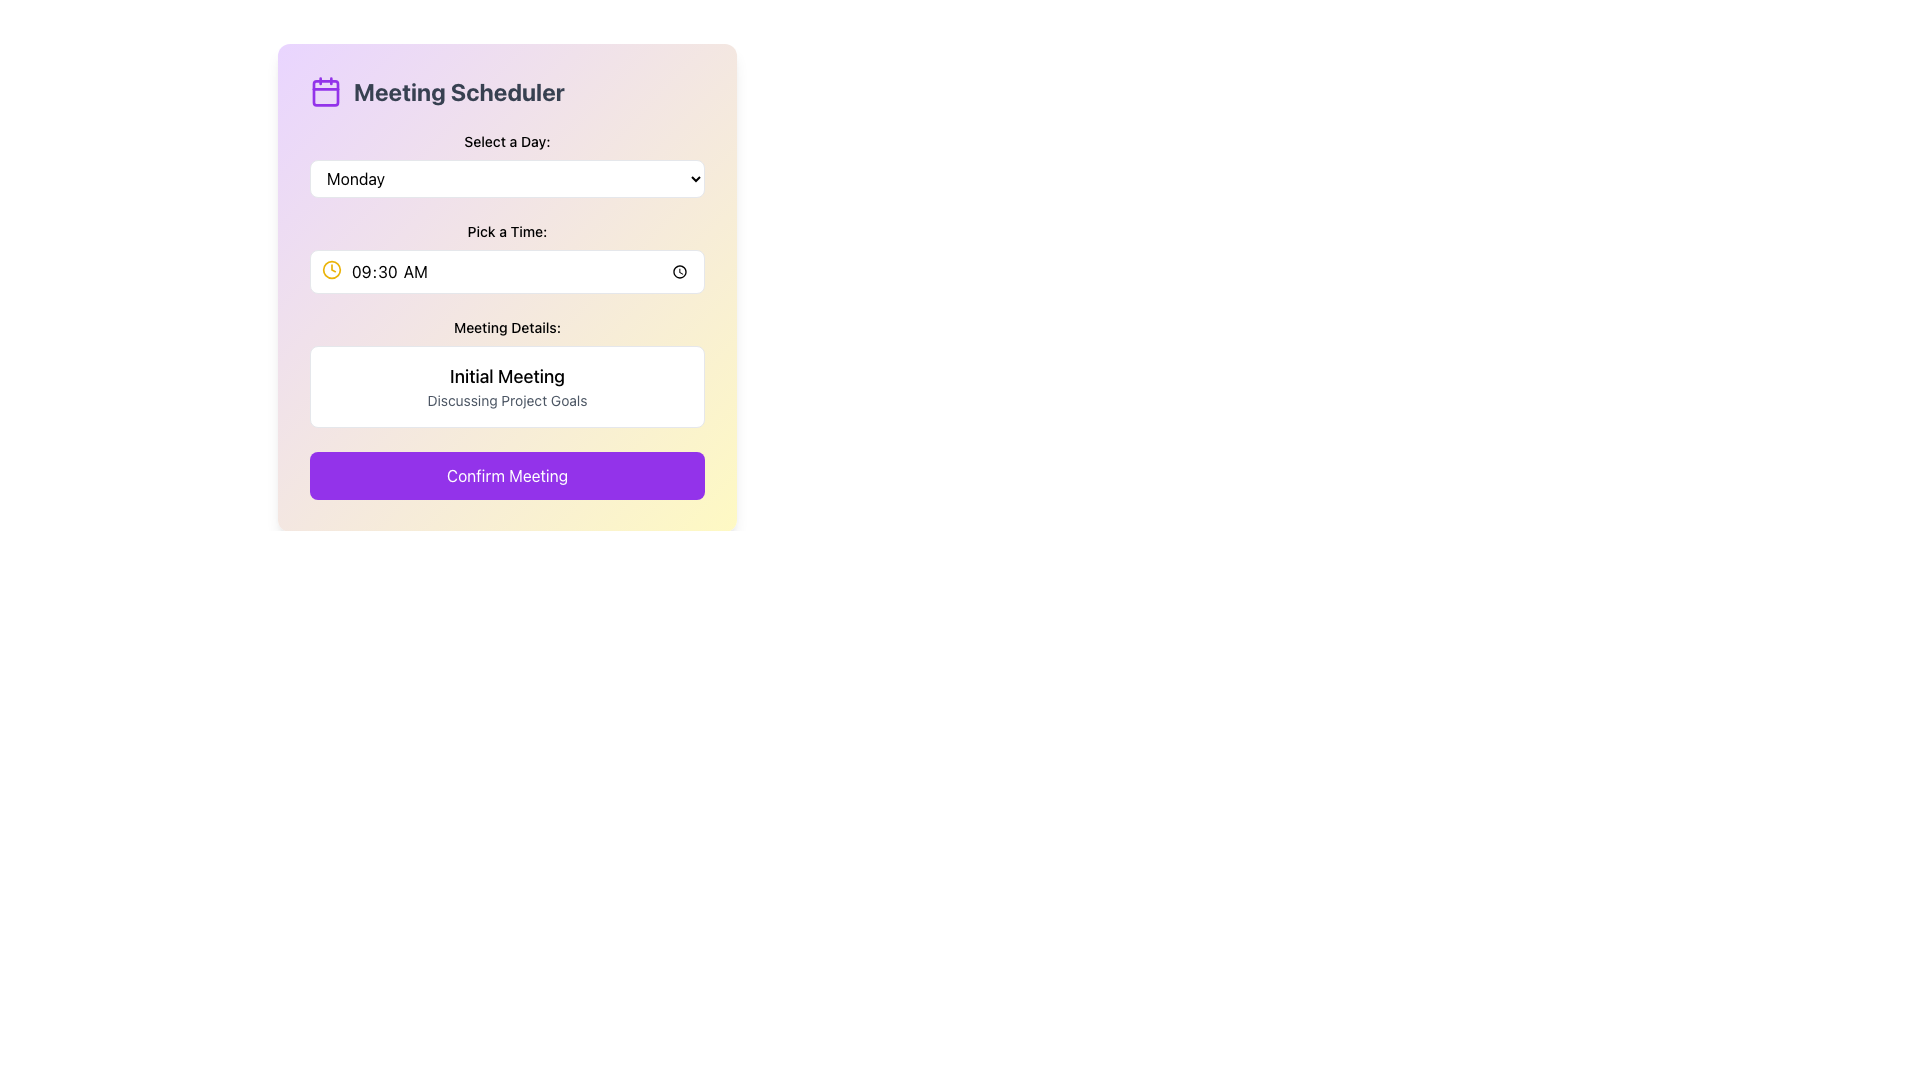 The height and width of the screenshot is (1080, 1920). I want to click on the text display element styled in bold with the content 'Initial Meeting' located within the 'Meeting Details' box, so click(507, 377).